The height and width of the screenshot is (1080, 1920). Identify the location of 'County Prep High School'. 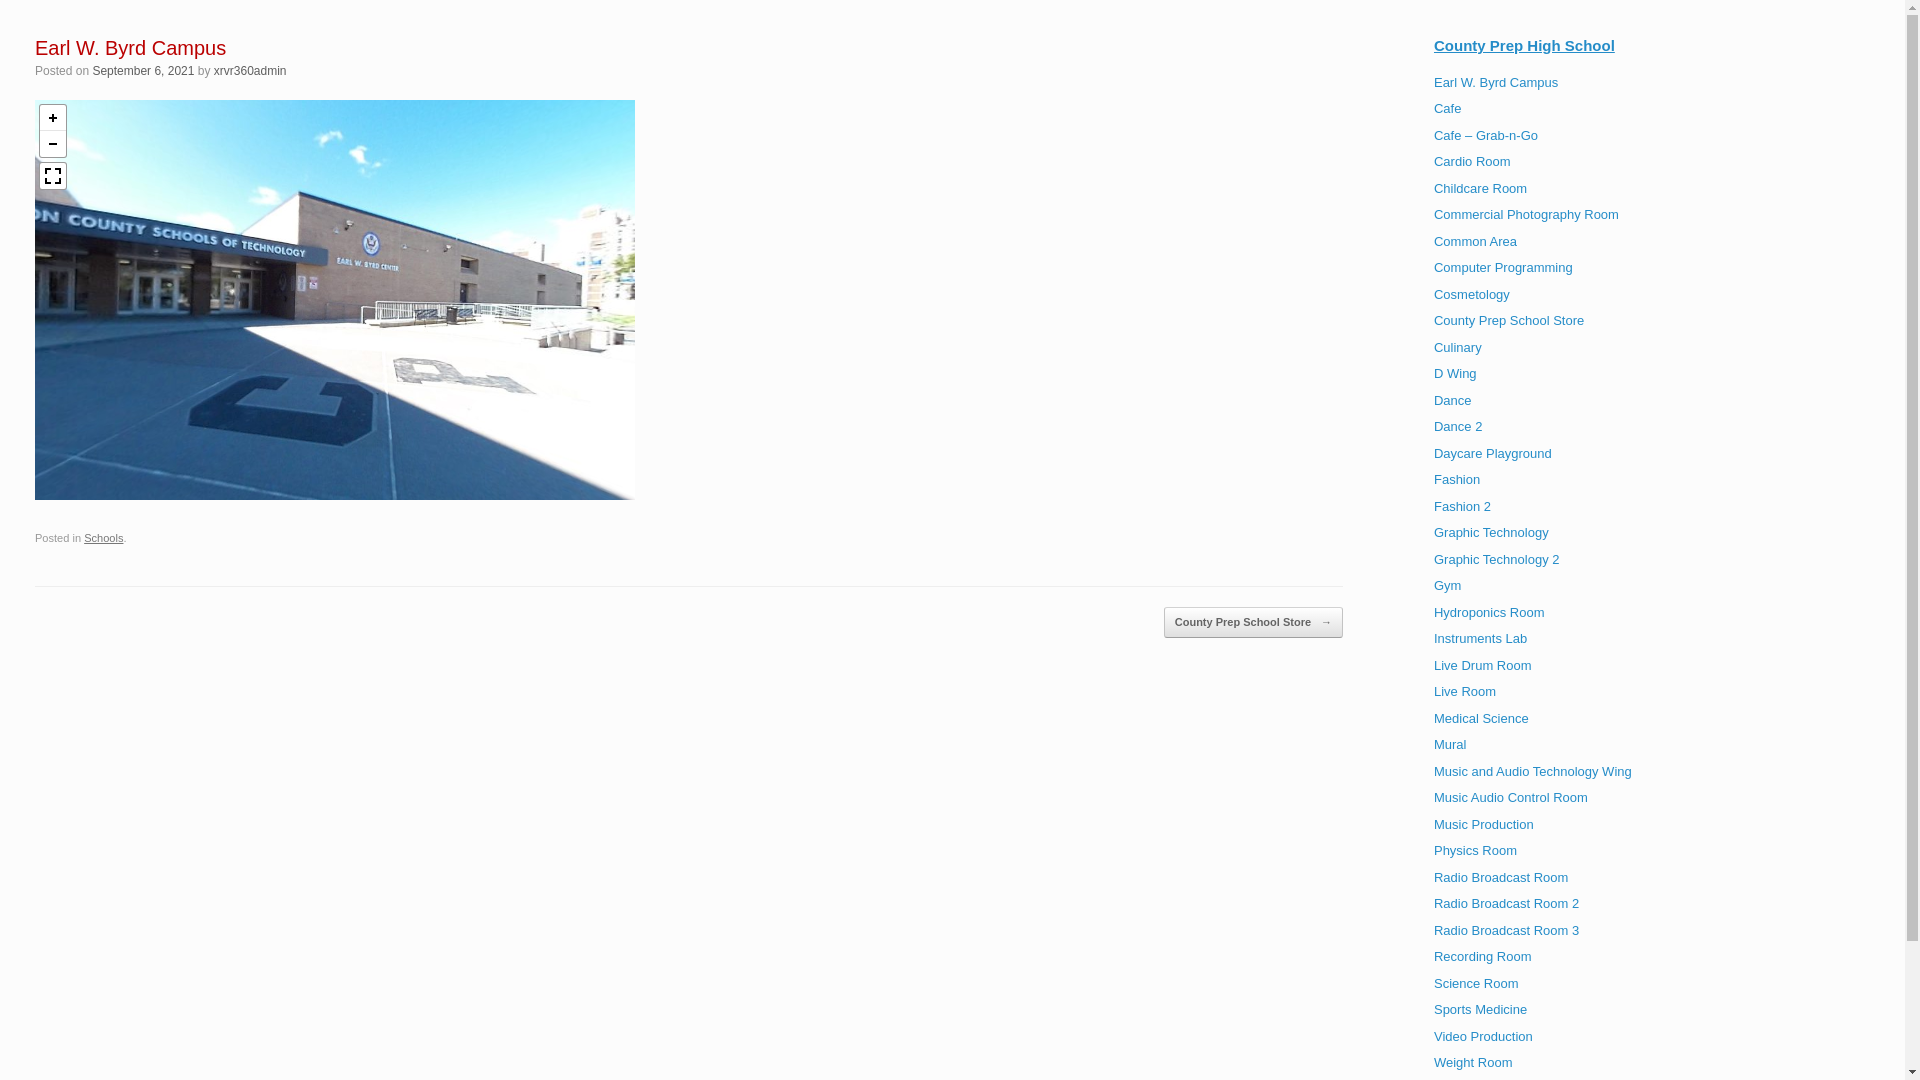
(1433, 45).